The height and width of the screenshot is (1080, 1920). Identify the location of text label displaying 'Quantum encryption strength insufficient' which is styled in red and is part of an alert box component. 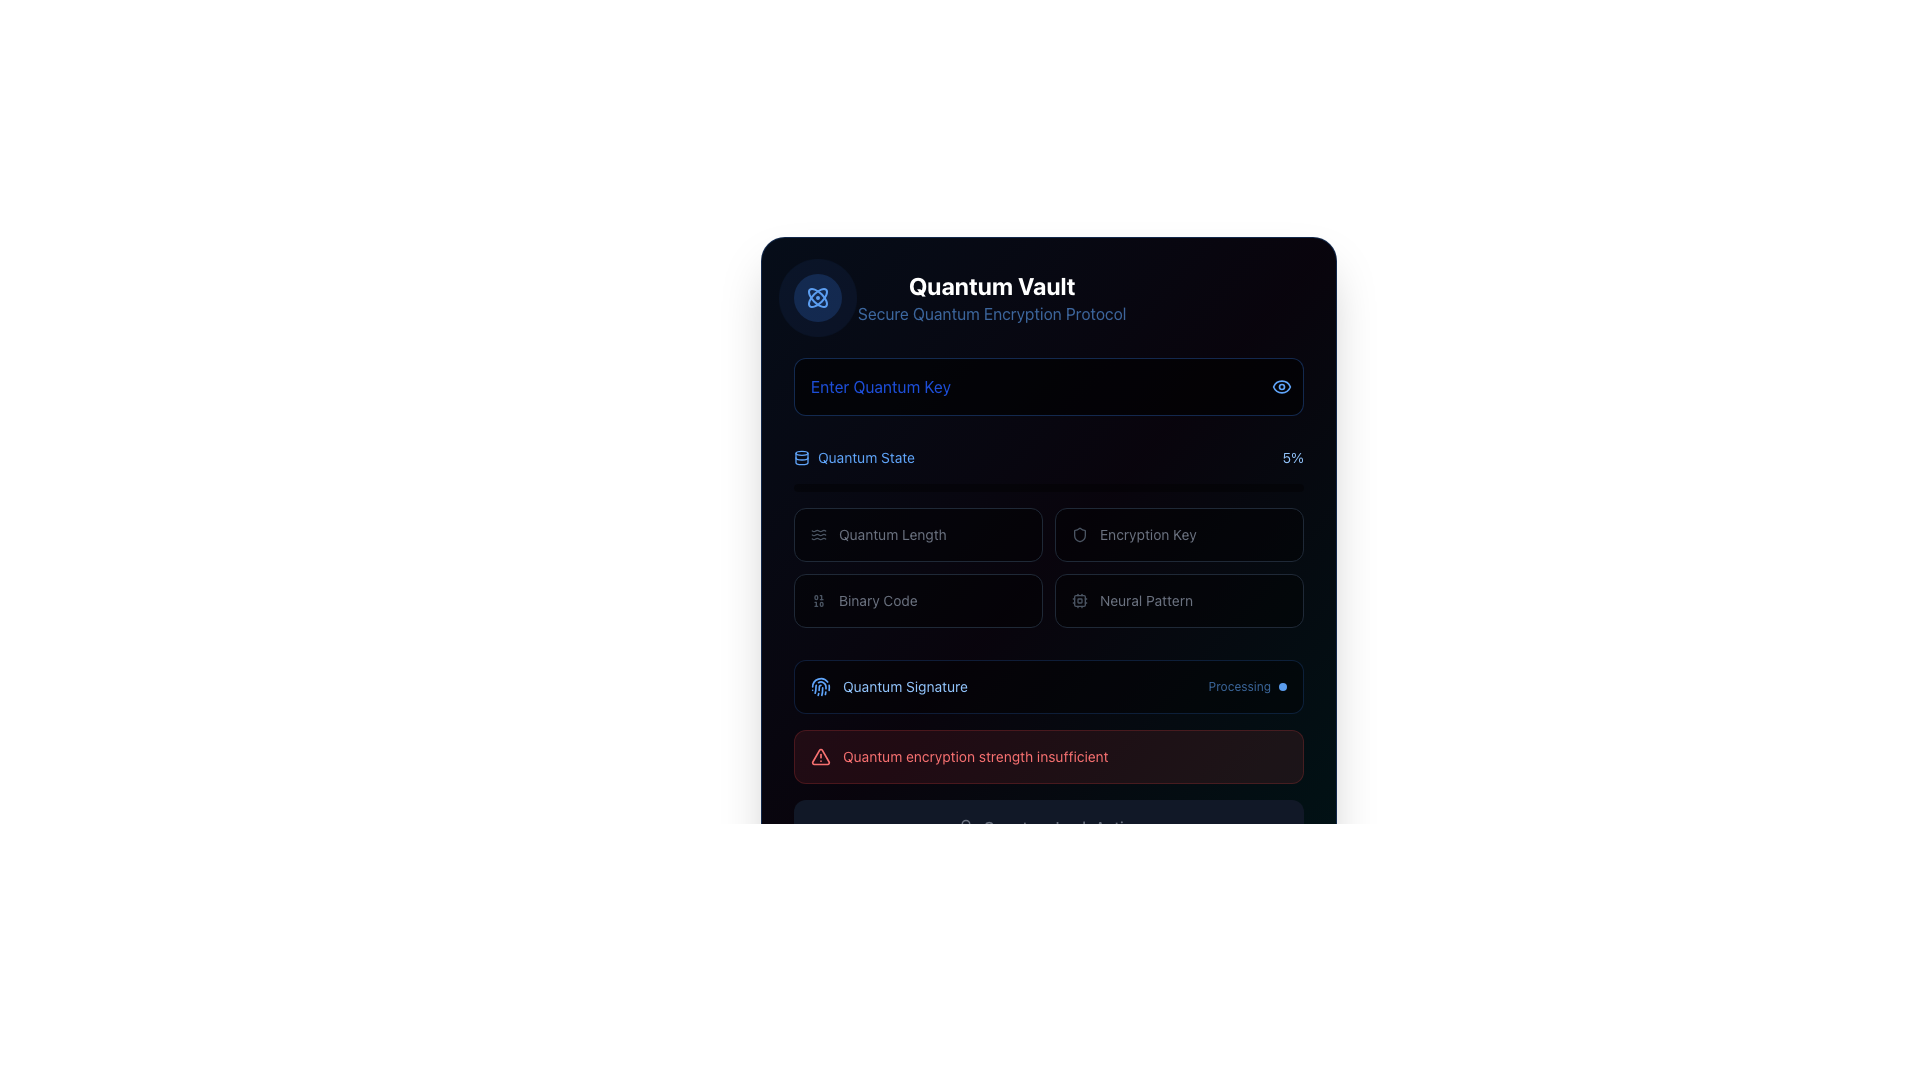
(975, 756).